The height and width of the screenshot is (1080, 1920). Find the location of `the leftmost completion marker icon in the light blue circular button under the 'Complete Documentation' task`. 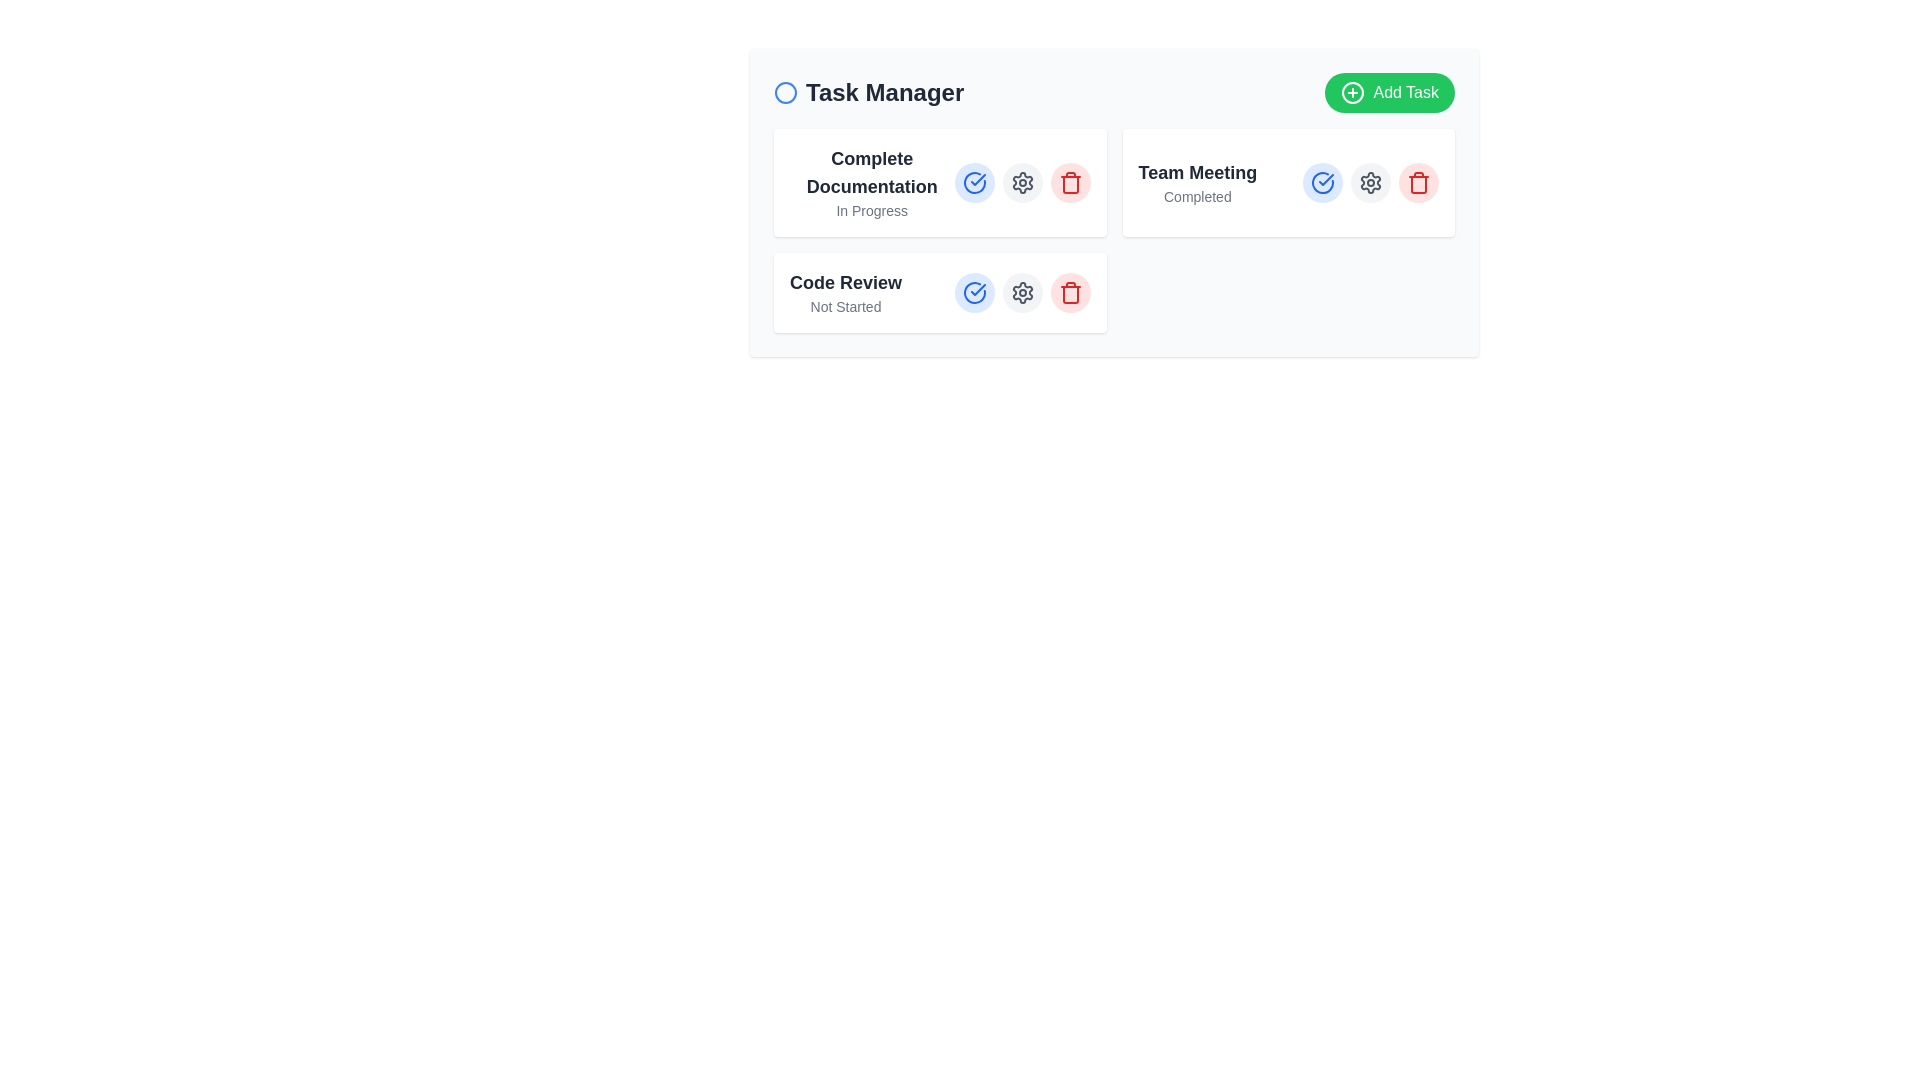

the leftmost completion marker icon in the light blue circular button under the 'Complete Documentation' task is located at coordinates (974, 182).